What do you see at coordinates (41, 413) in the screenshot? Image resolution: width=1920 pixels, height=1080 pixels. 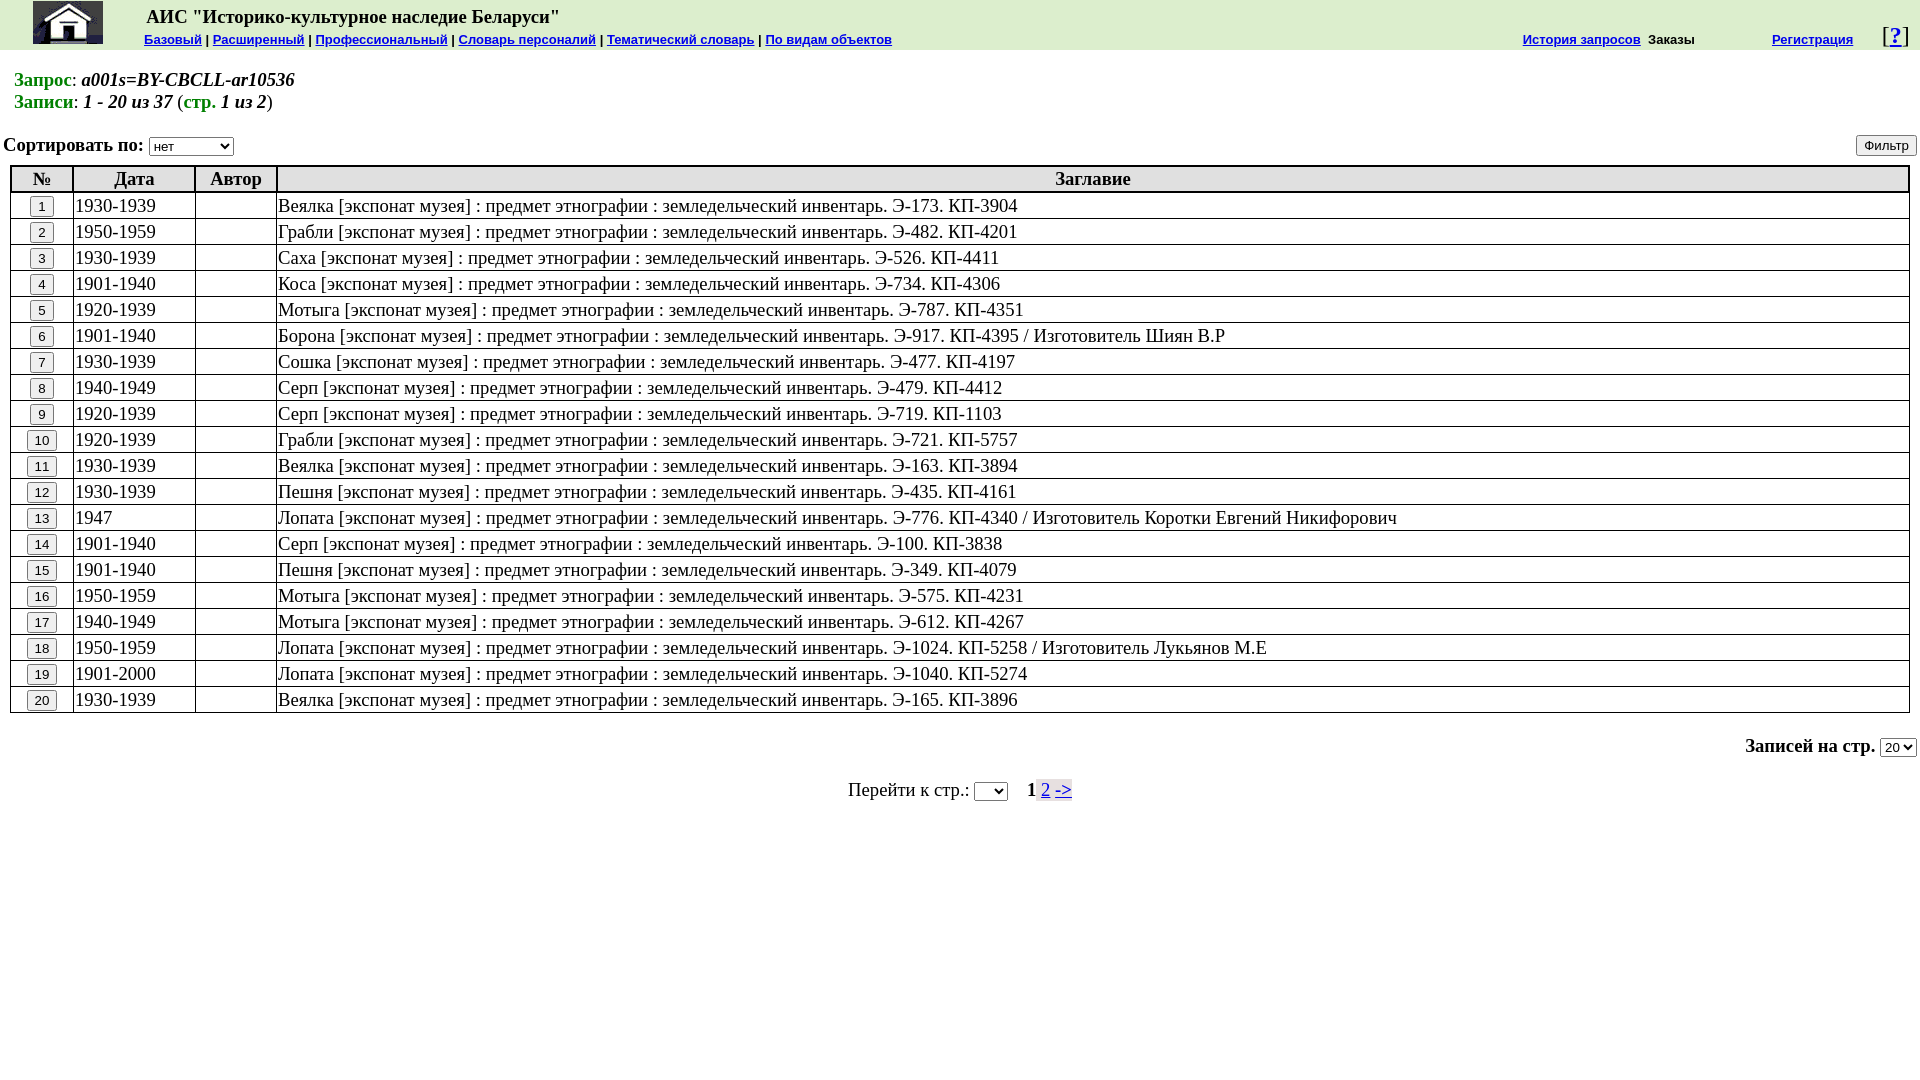 I see `'9'` at bounding box center [41, 413].